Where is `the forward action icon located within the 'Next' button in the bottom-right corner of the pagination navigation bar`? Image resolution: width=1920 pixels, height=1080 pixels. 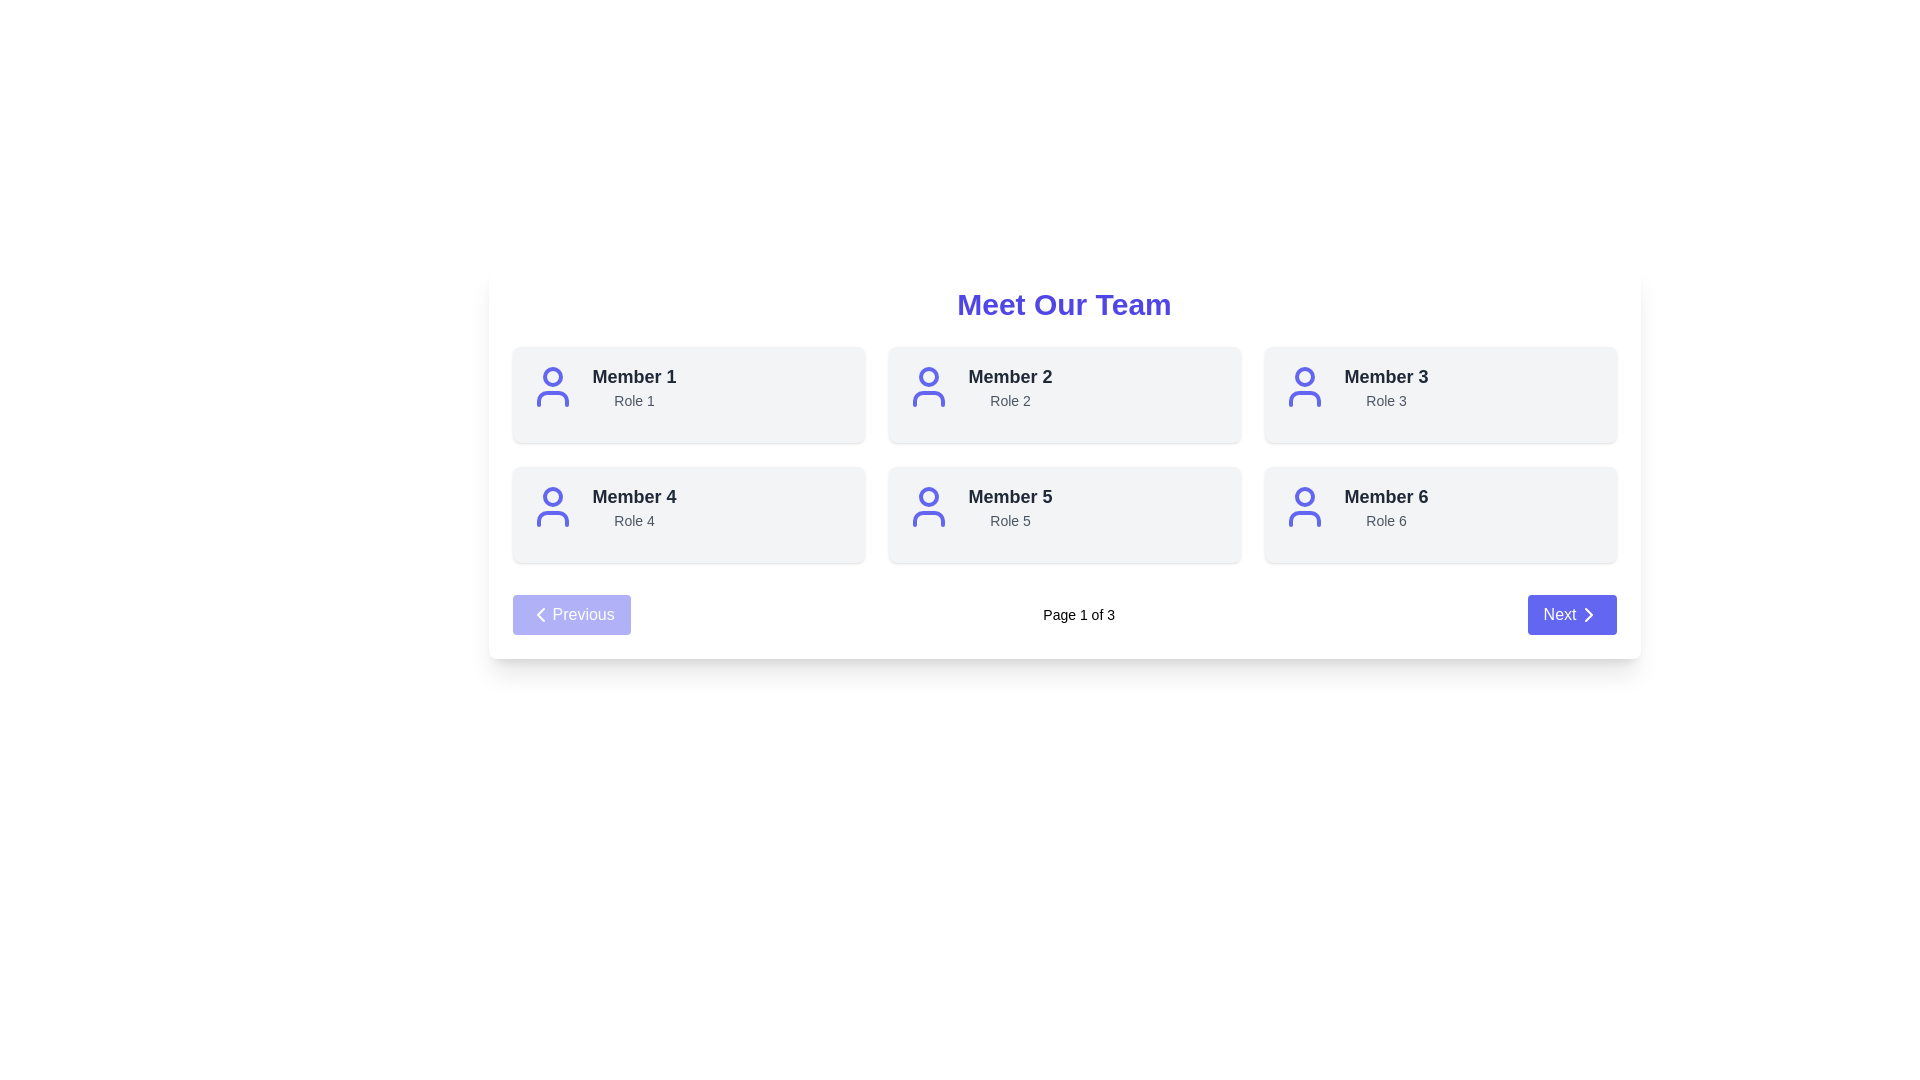 the forward action icon located within the 'Next' button in the bottom-right corner of the pagination navigation bar is located at coordinates (1587, 613).